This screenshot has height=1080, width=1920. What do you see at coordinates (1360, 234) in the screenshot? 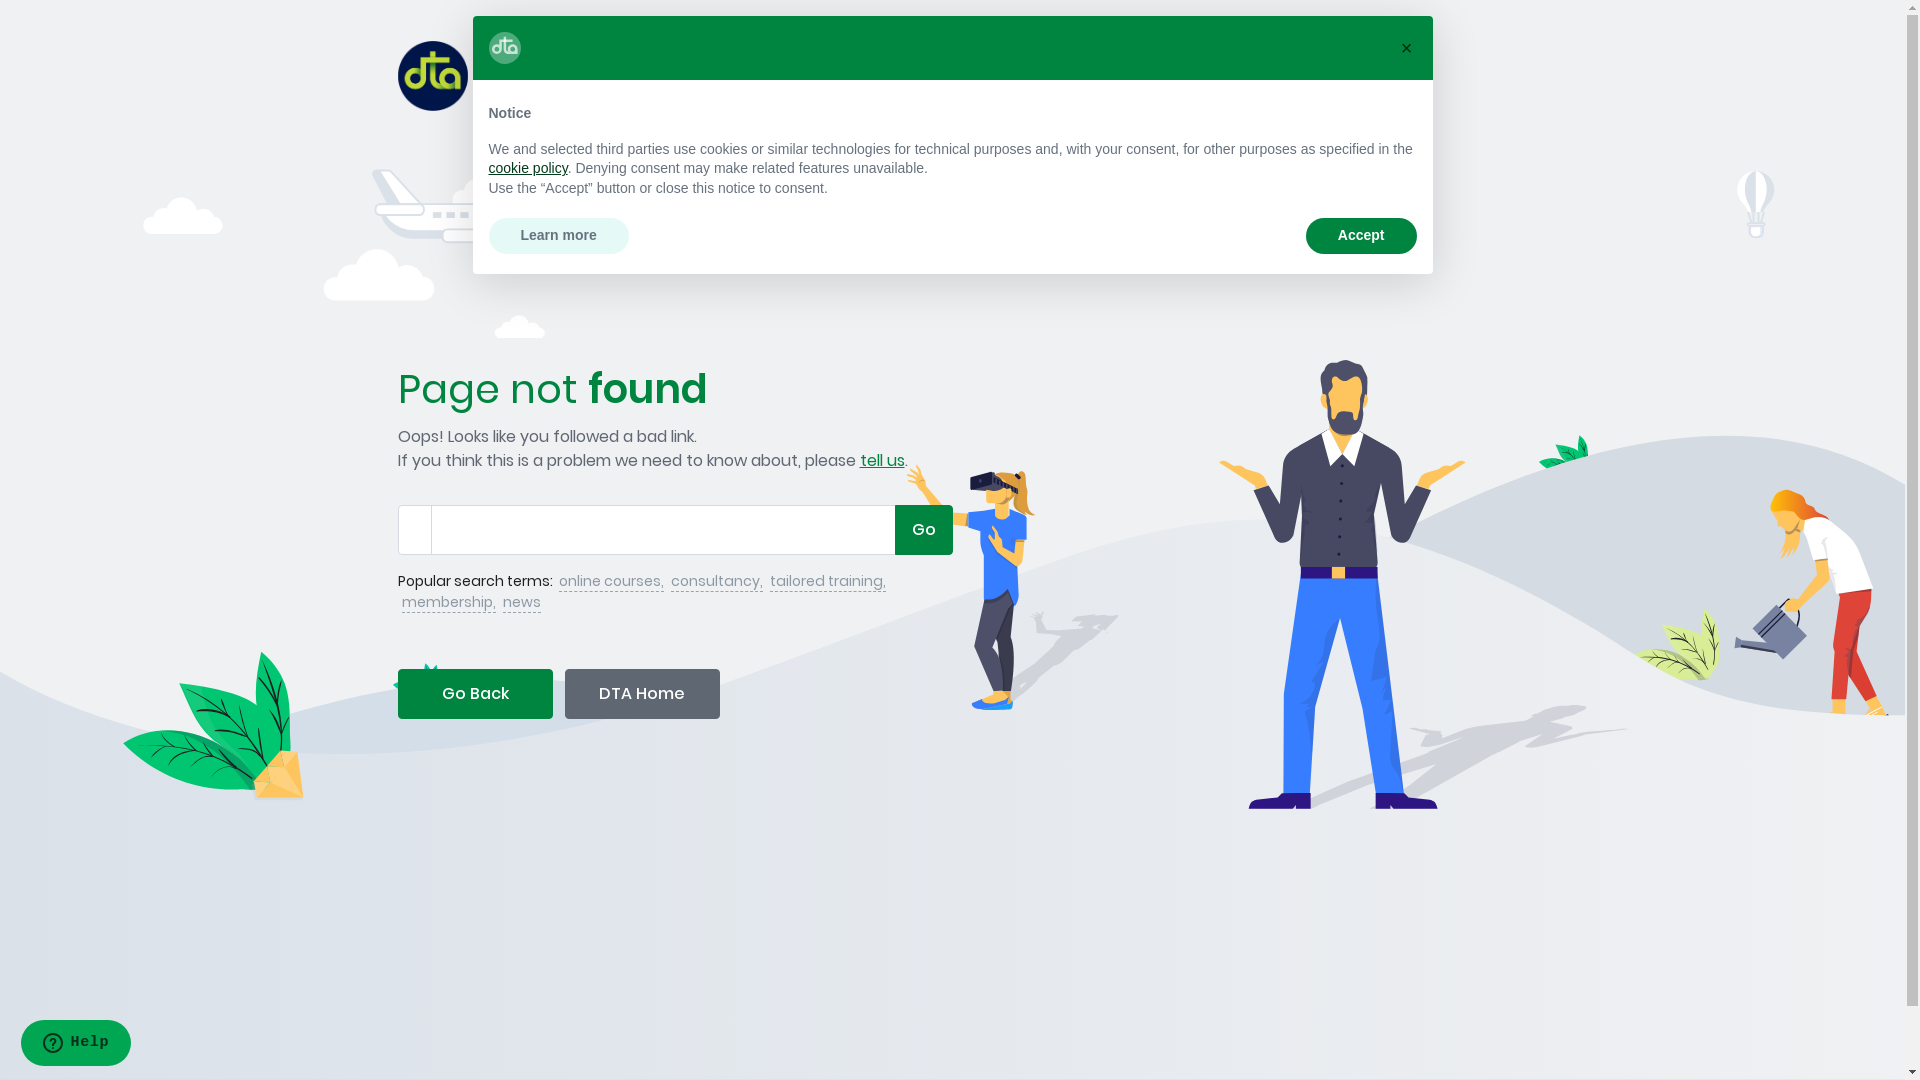
I see `'Accept'` at bounding box center [1360, 234].